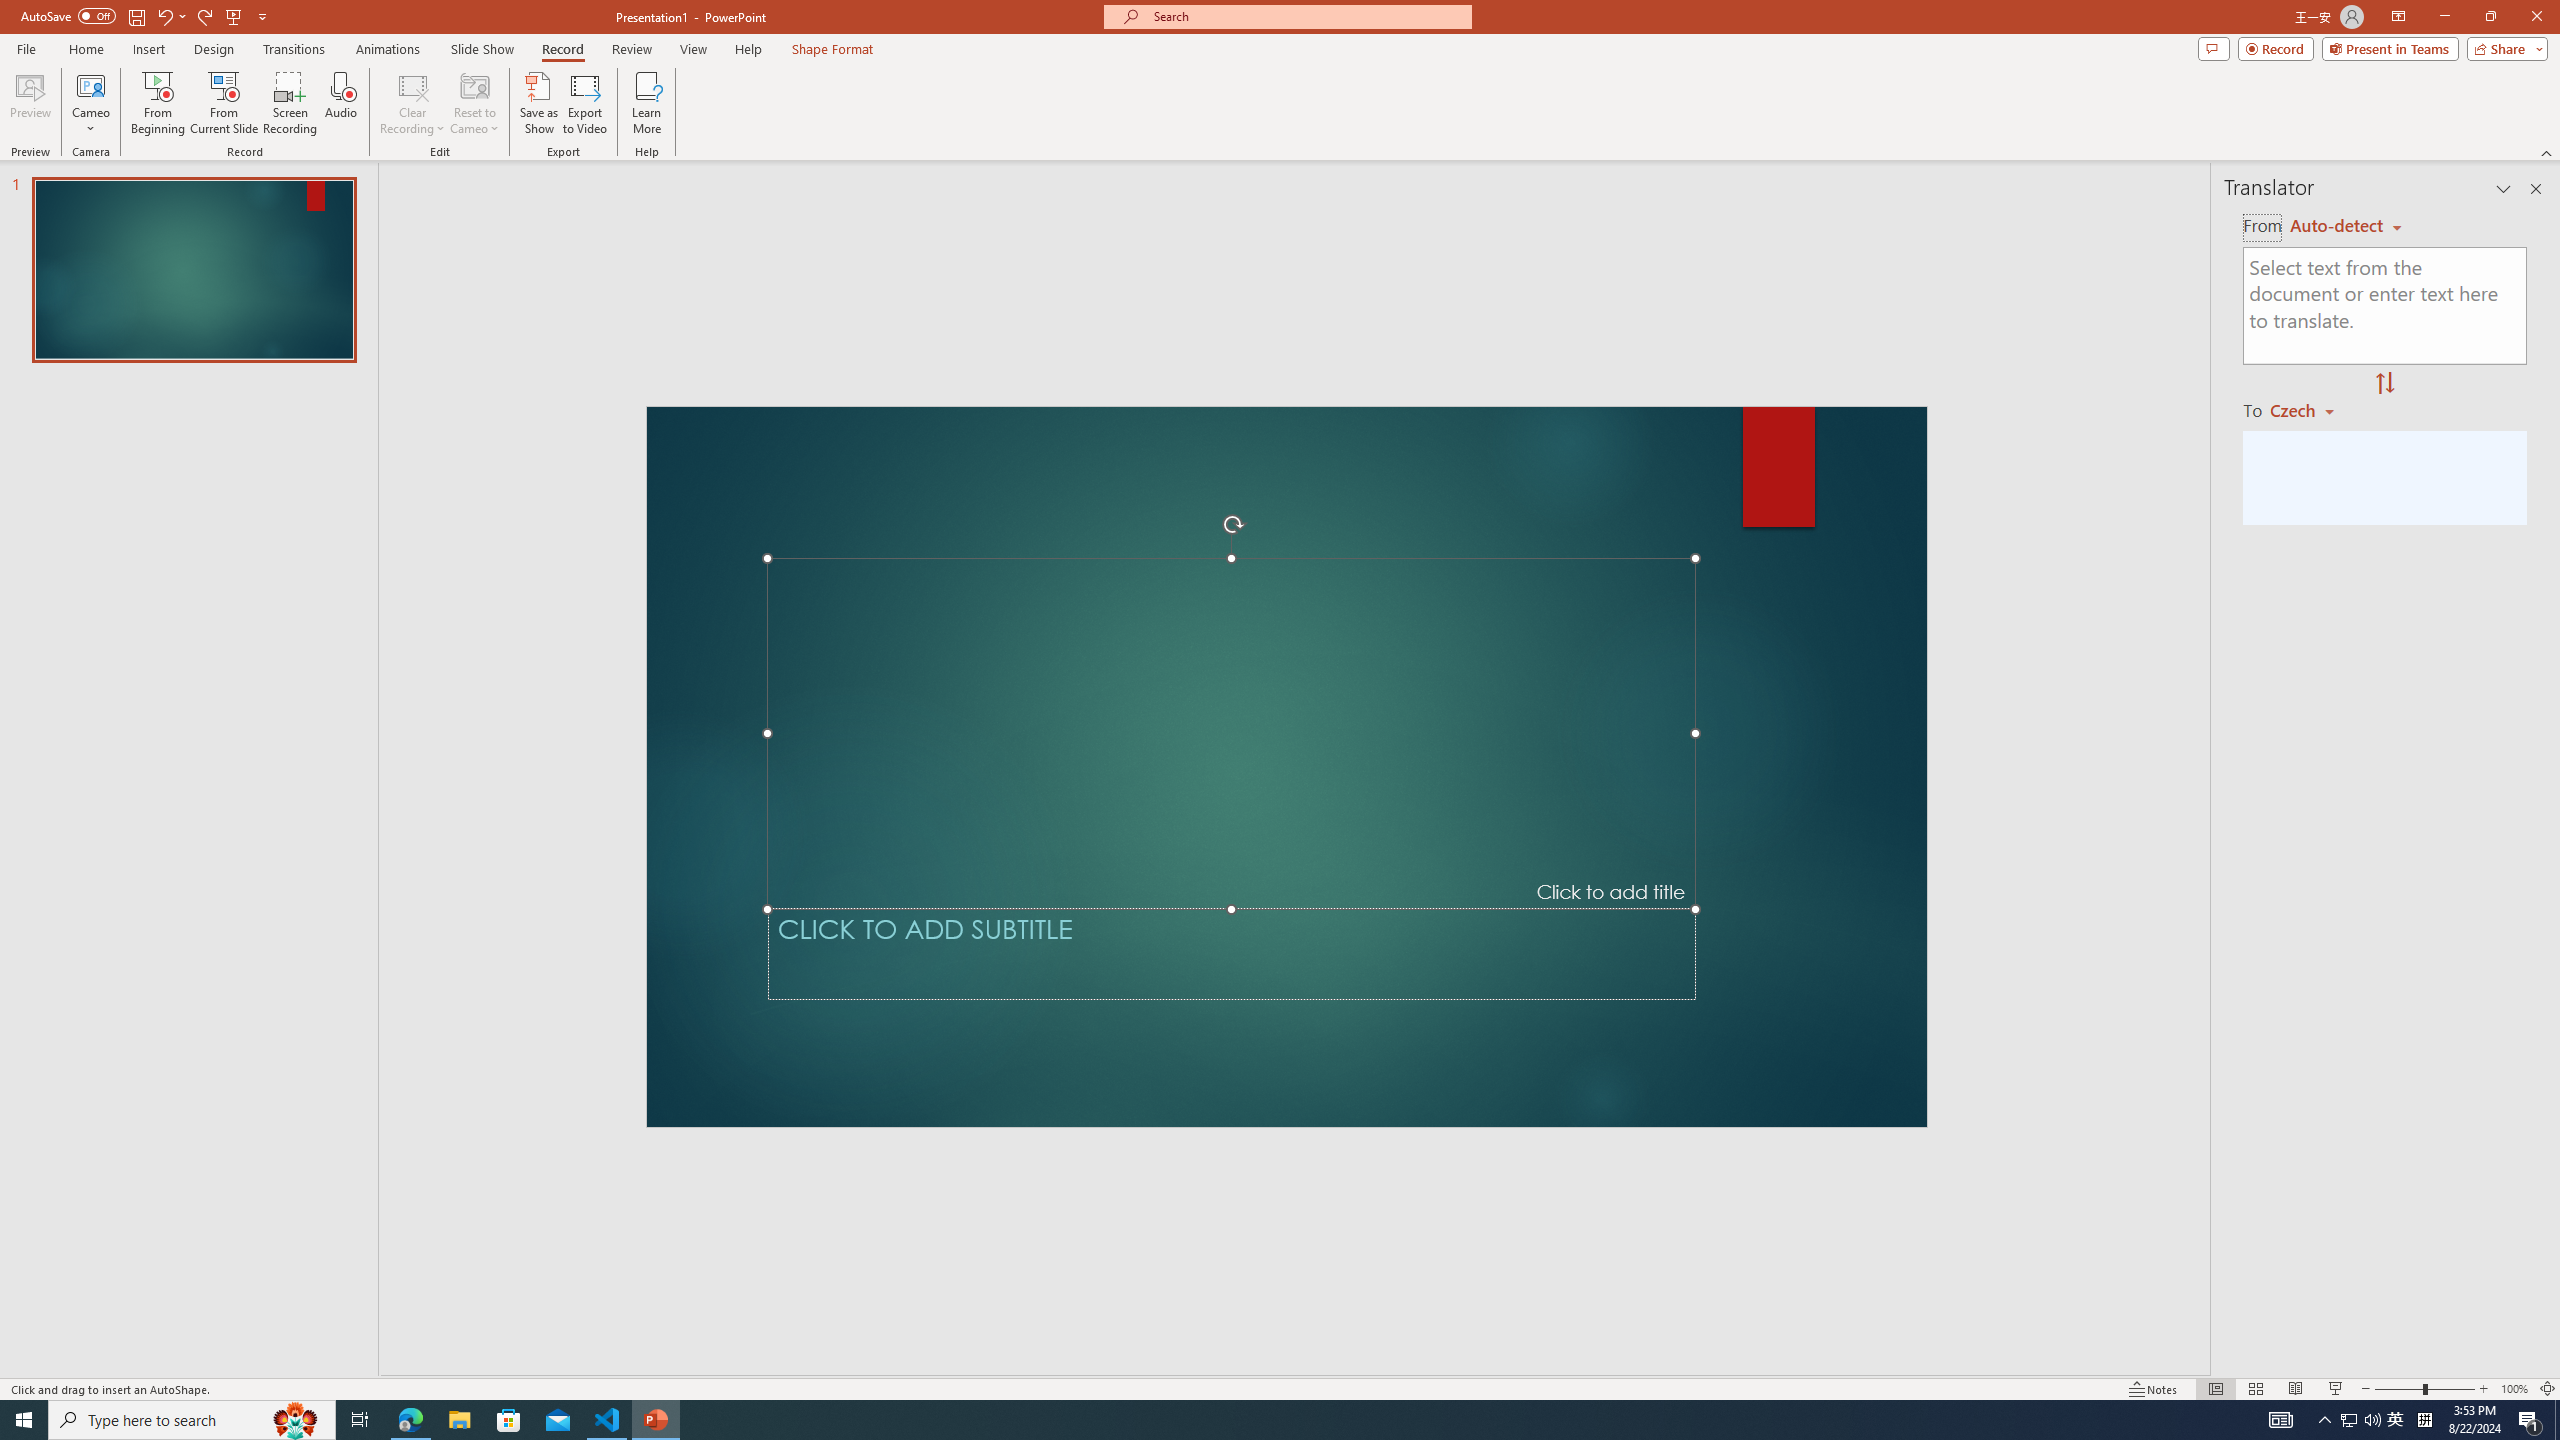 The image size is (2560, 1440). What do you see at coordinates (2384, 383) in the screenshot?
I see `'Swap "from" and "to" languages.'` at bounding box center [2384, 383].